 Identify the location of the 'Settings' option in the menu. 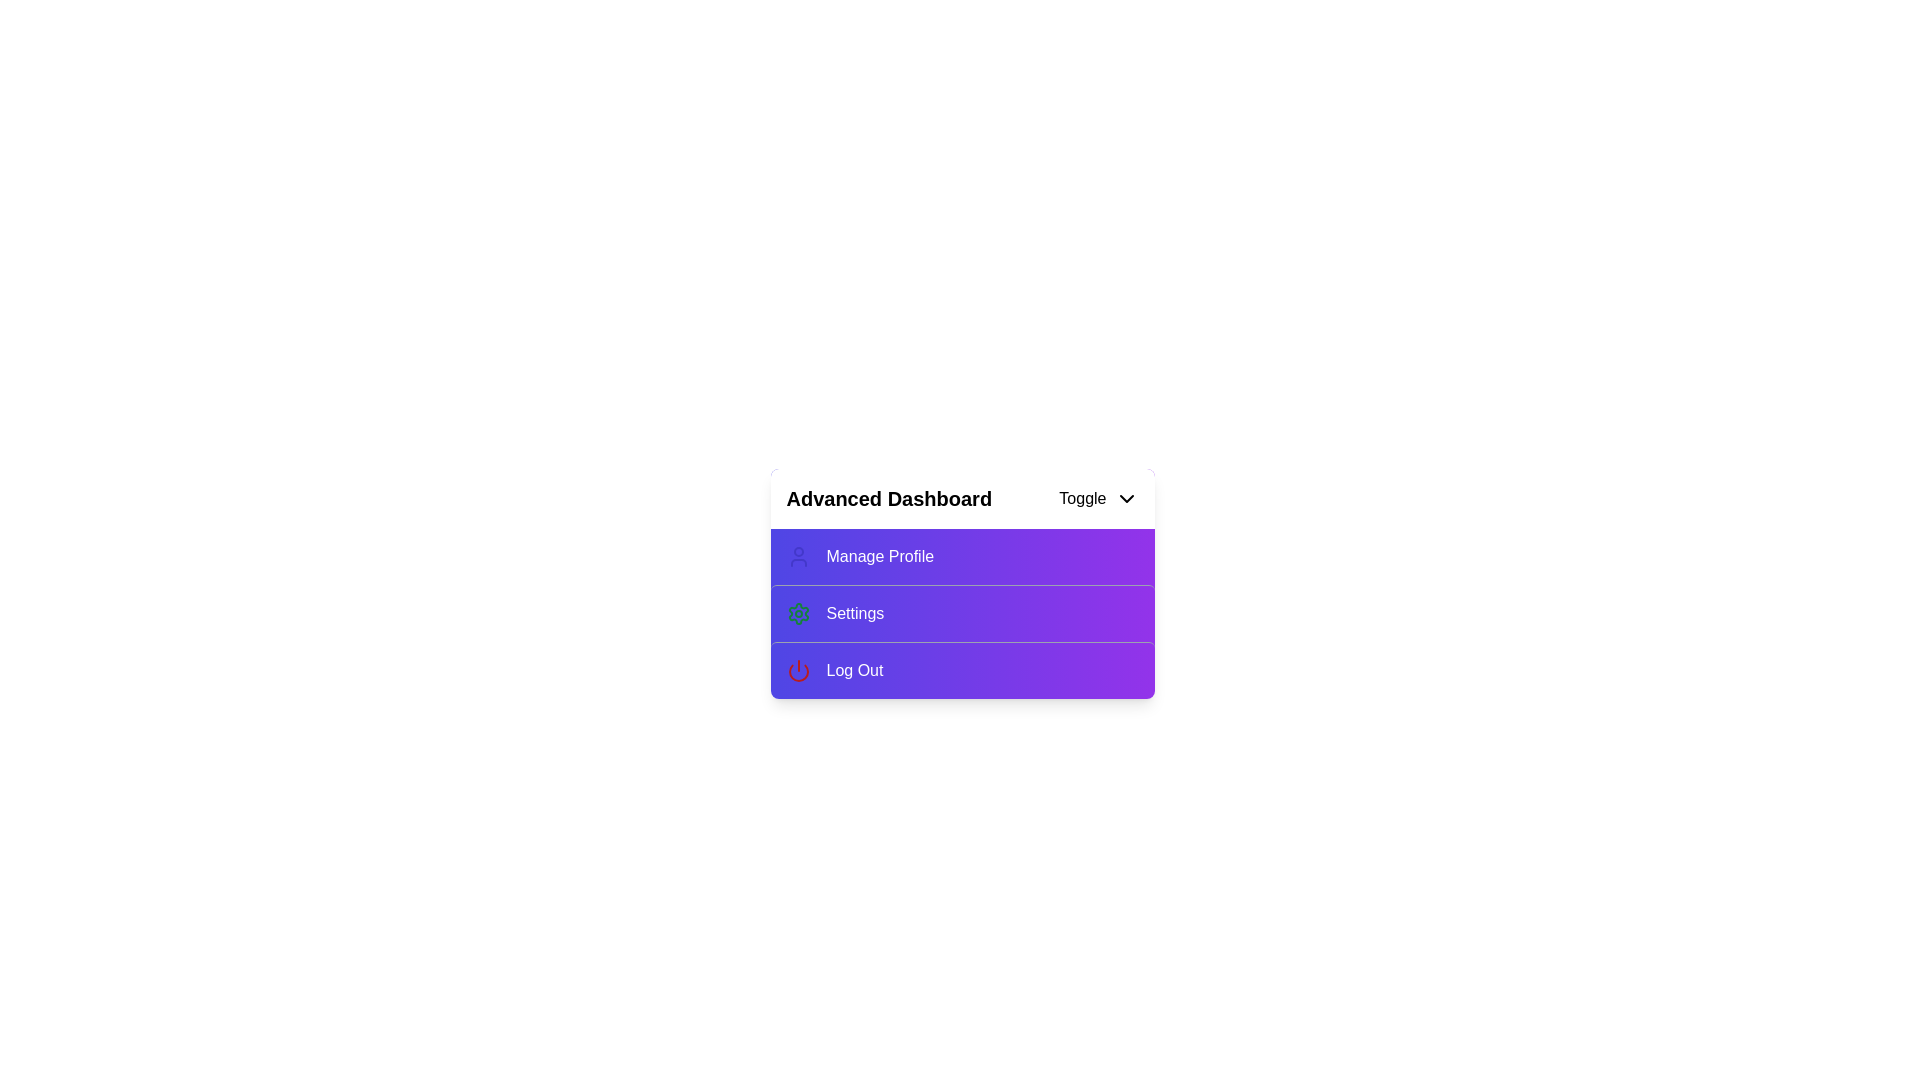
(962, 612).